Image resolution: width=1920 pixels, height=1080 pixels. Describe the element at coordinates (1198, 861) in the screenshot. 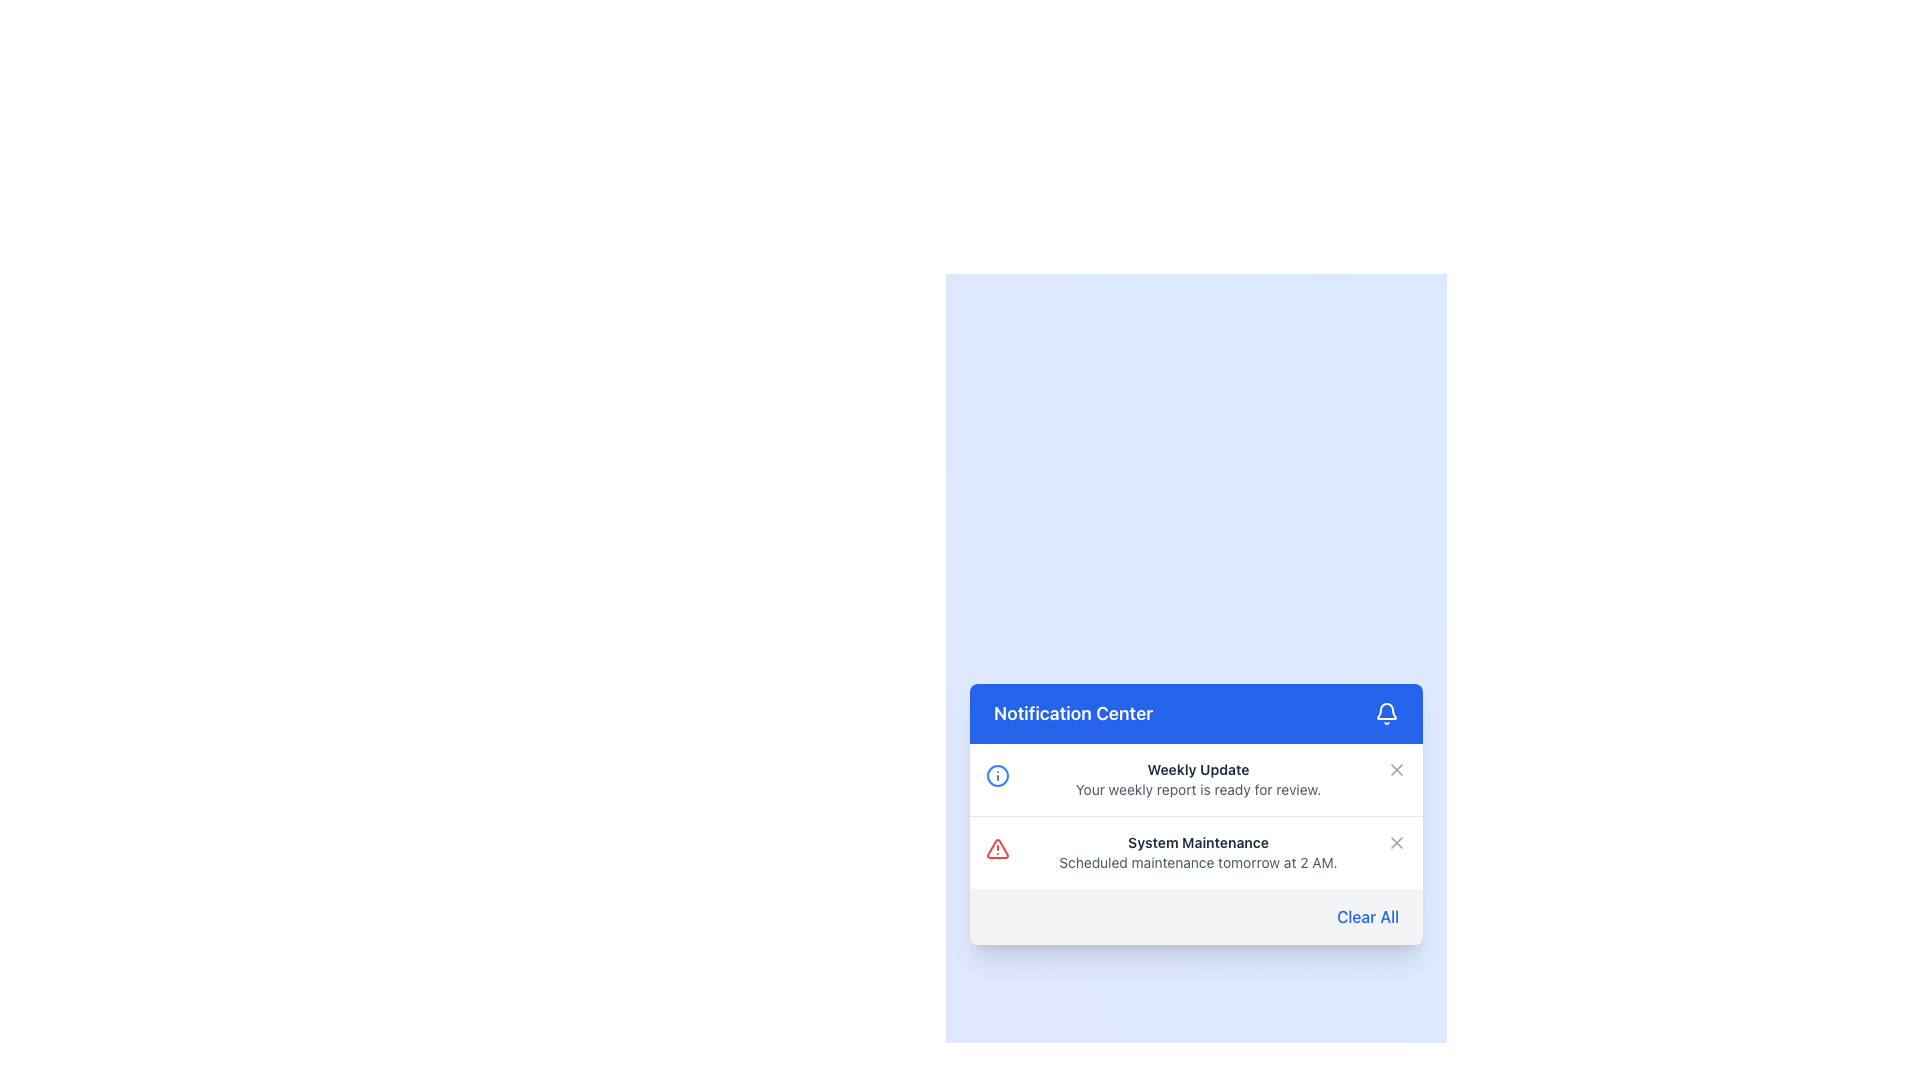

I see `the non-interactive text block that conveys information about a scheduled maintenance event, positioned directly below 'System Maintenance' and within the 'Notification Center'` at that location.